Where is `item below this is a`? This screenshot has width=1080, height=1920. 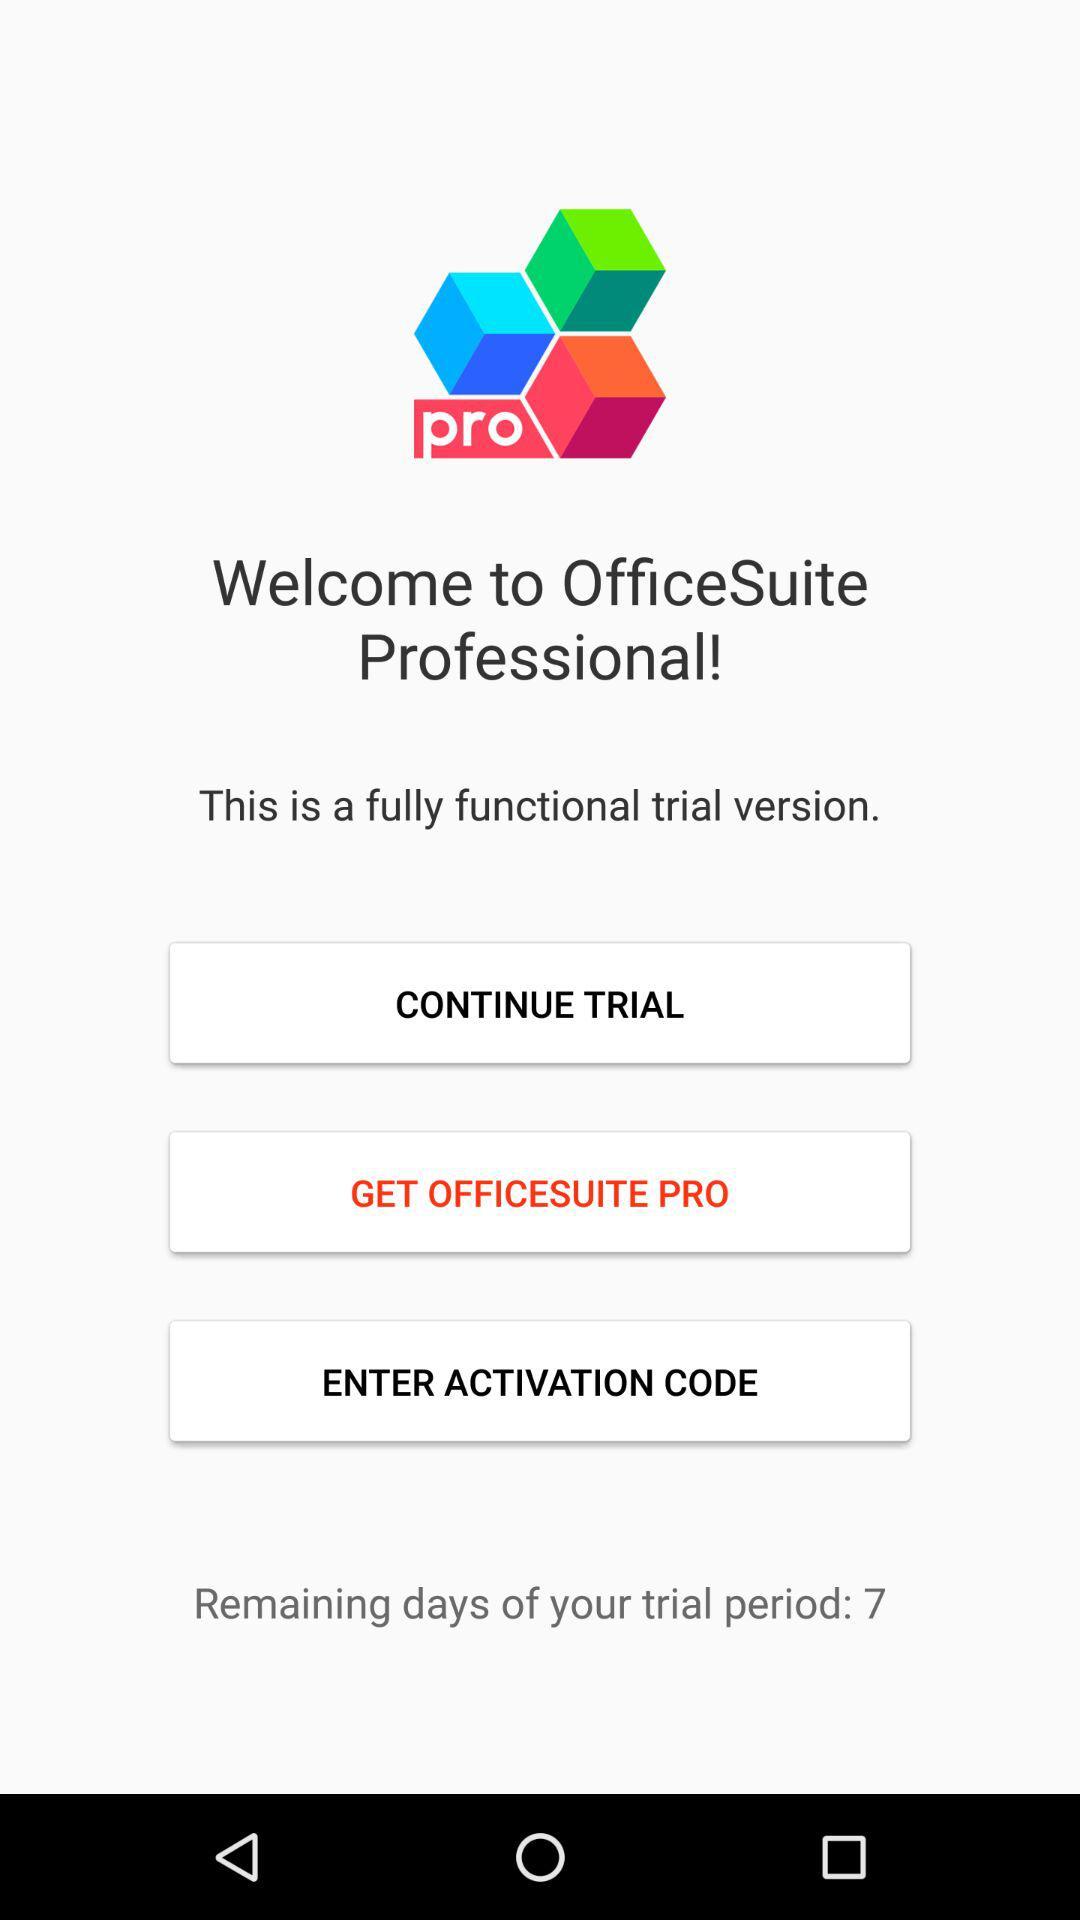 item below this is a is located at coordinates (540, 1003).